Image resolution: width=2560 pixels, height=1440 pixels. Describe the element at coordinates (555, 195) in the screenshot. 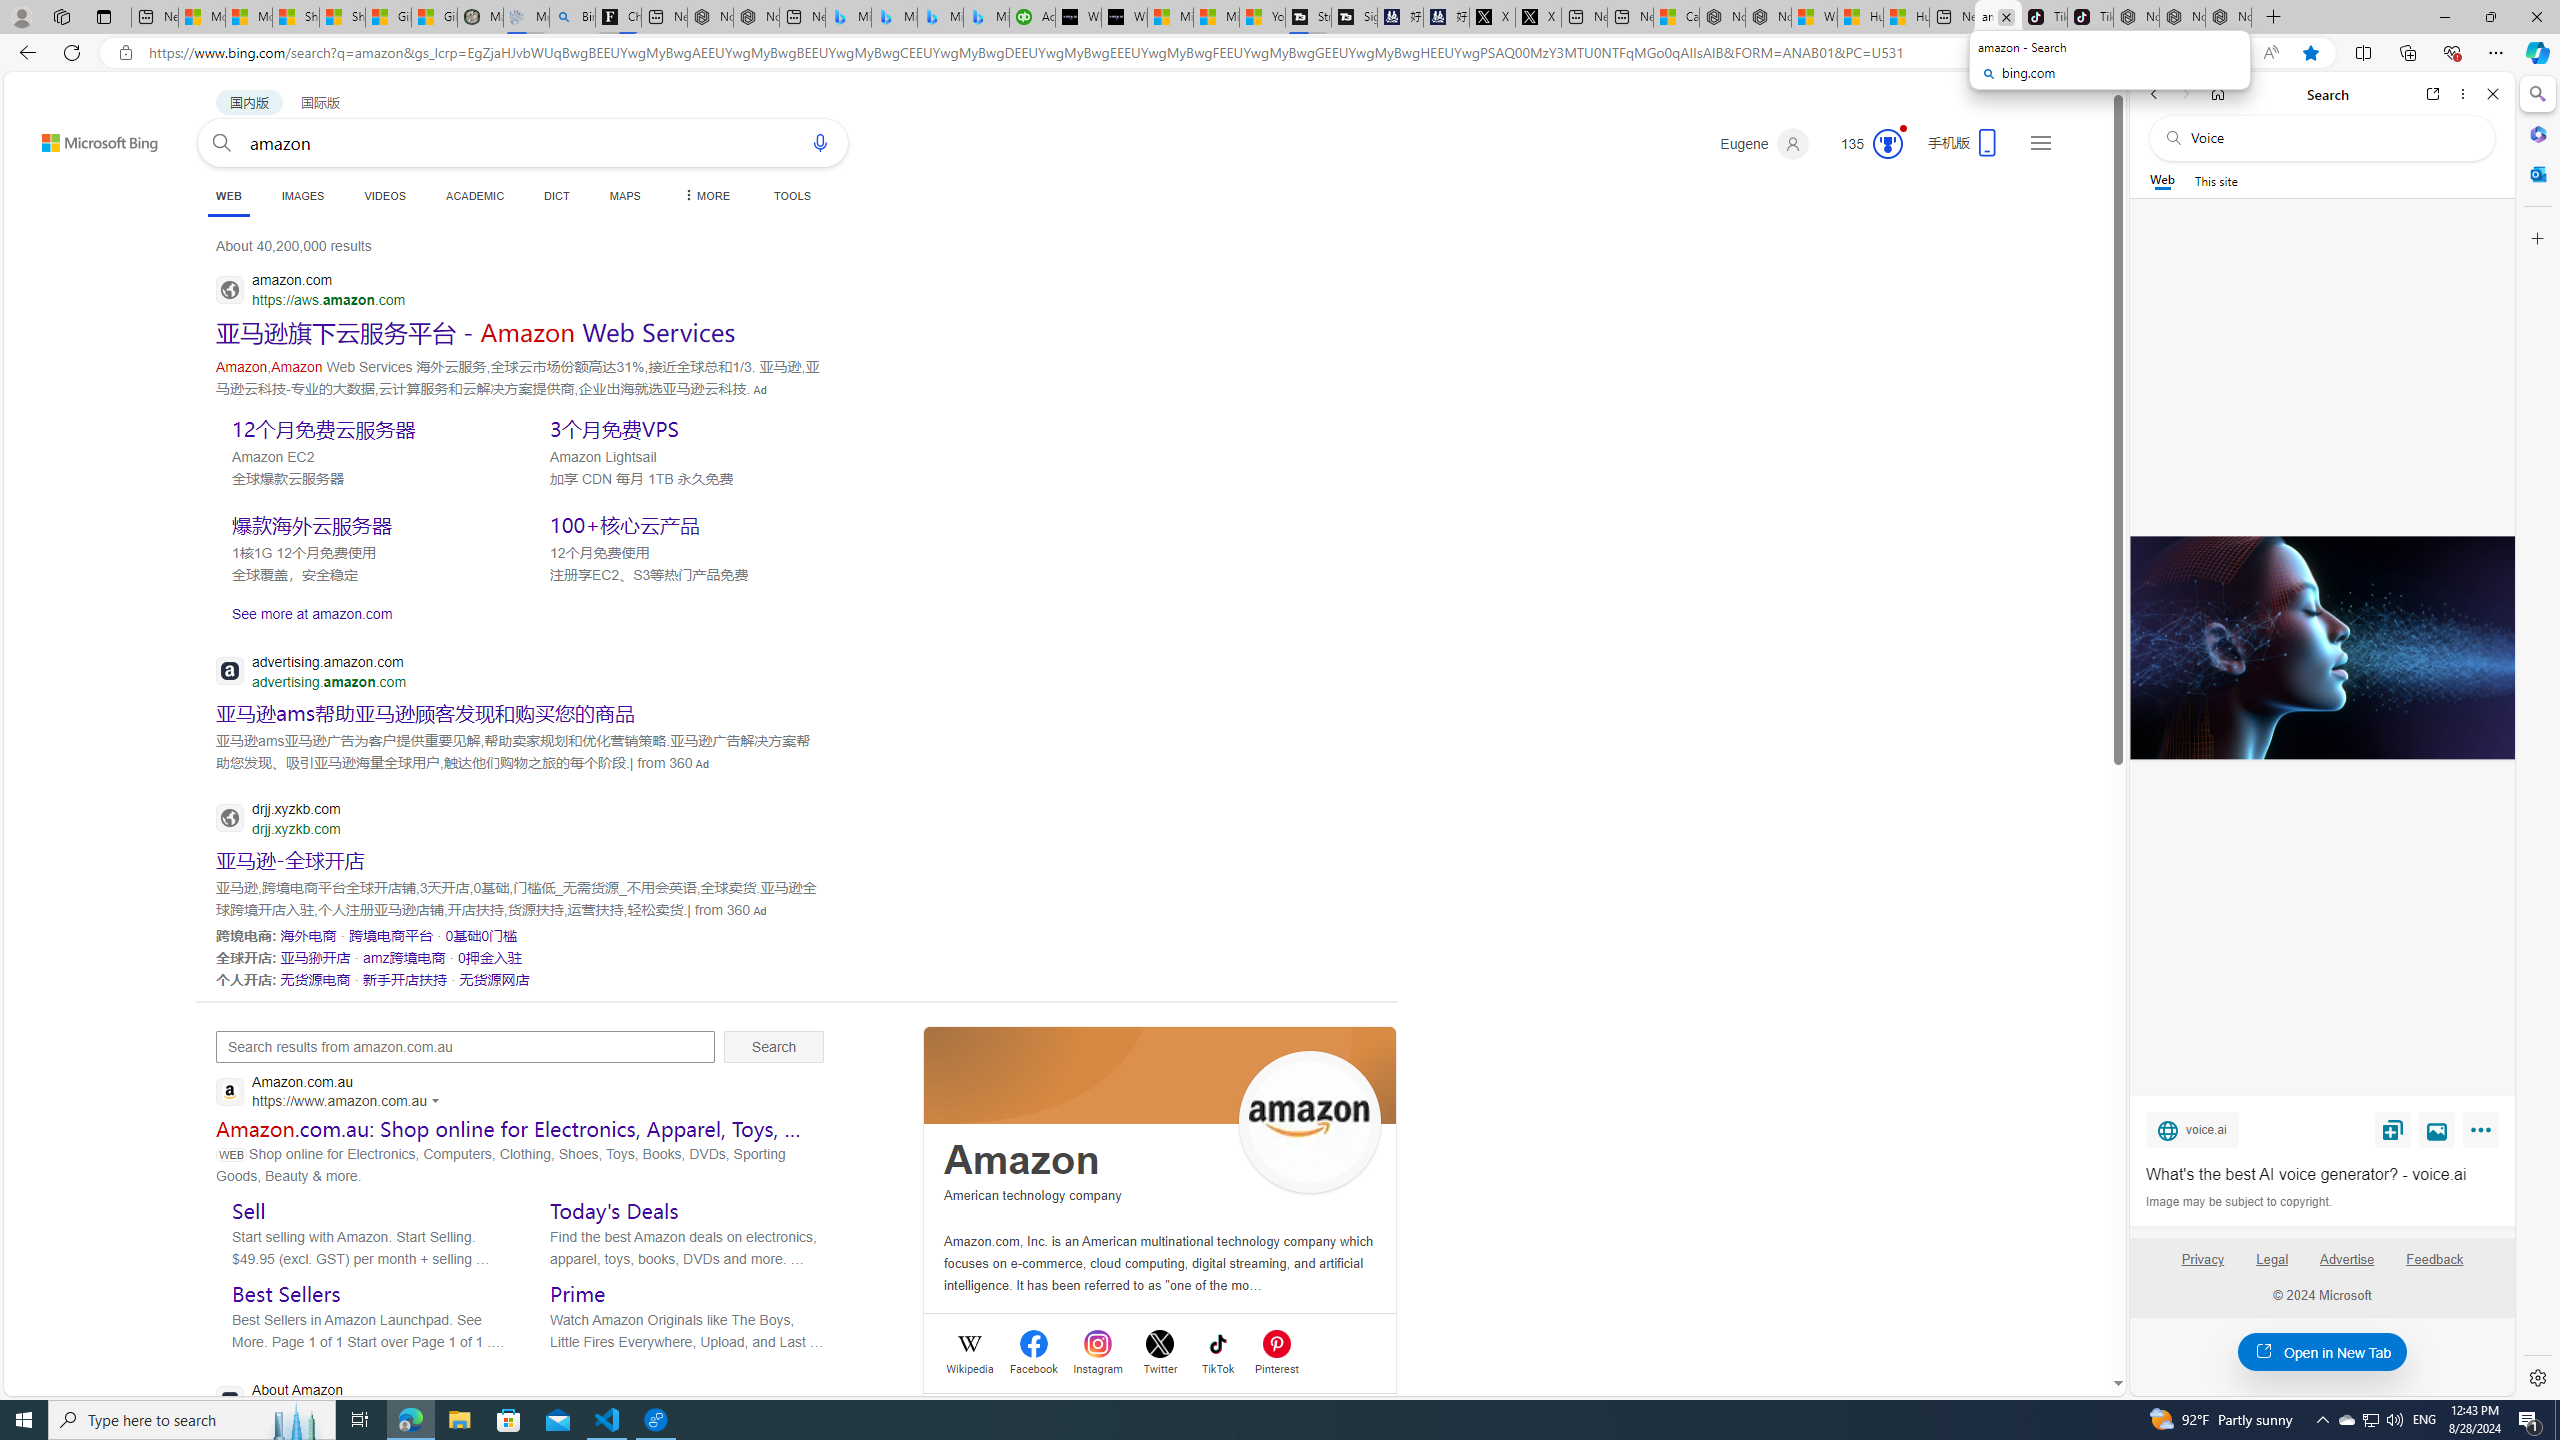

I see `'DICT'` at that location.